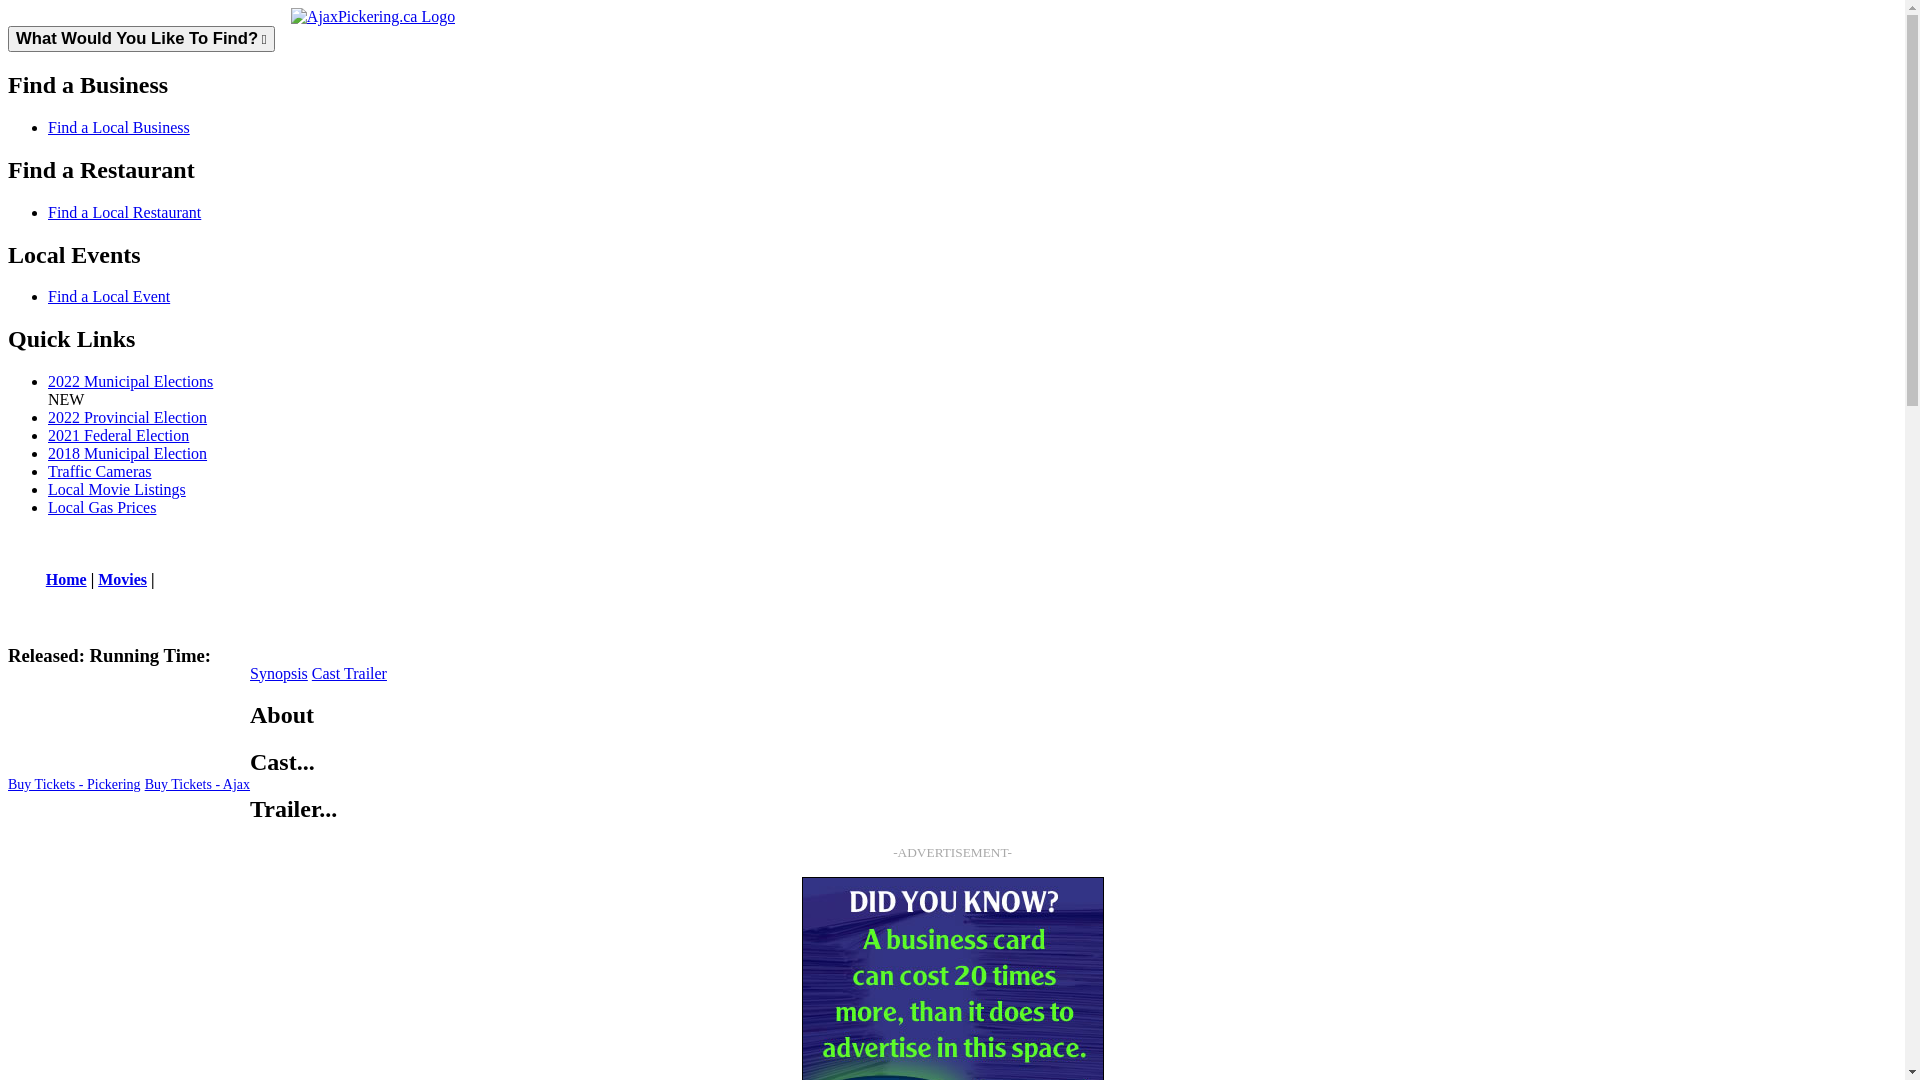 The width and height of the screenshot is (1920, 1080). I want to click on 'Home', so click(66, 579).